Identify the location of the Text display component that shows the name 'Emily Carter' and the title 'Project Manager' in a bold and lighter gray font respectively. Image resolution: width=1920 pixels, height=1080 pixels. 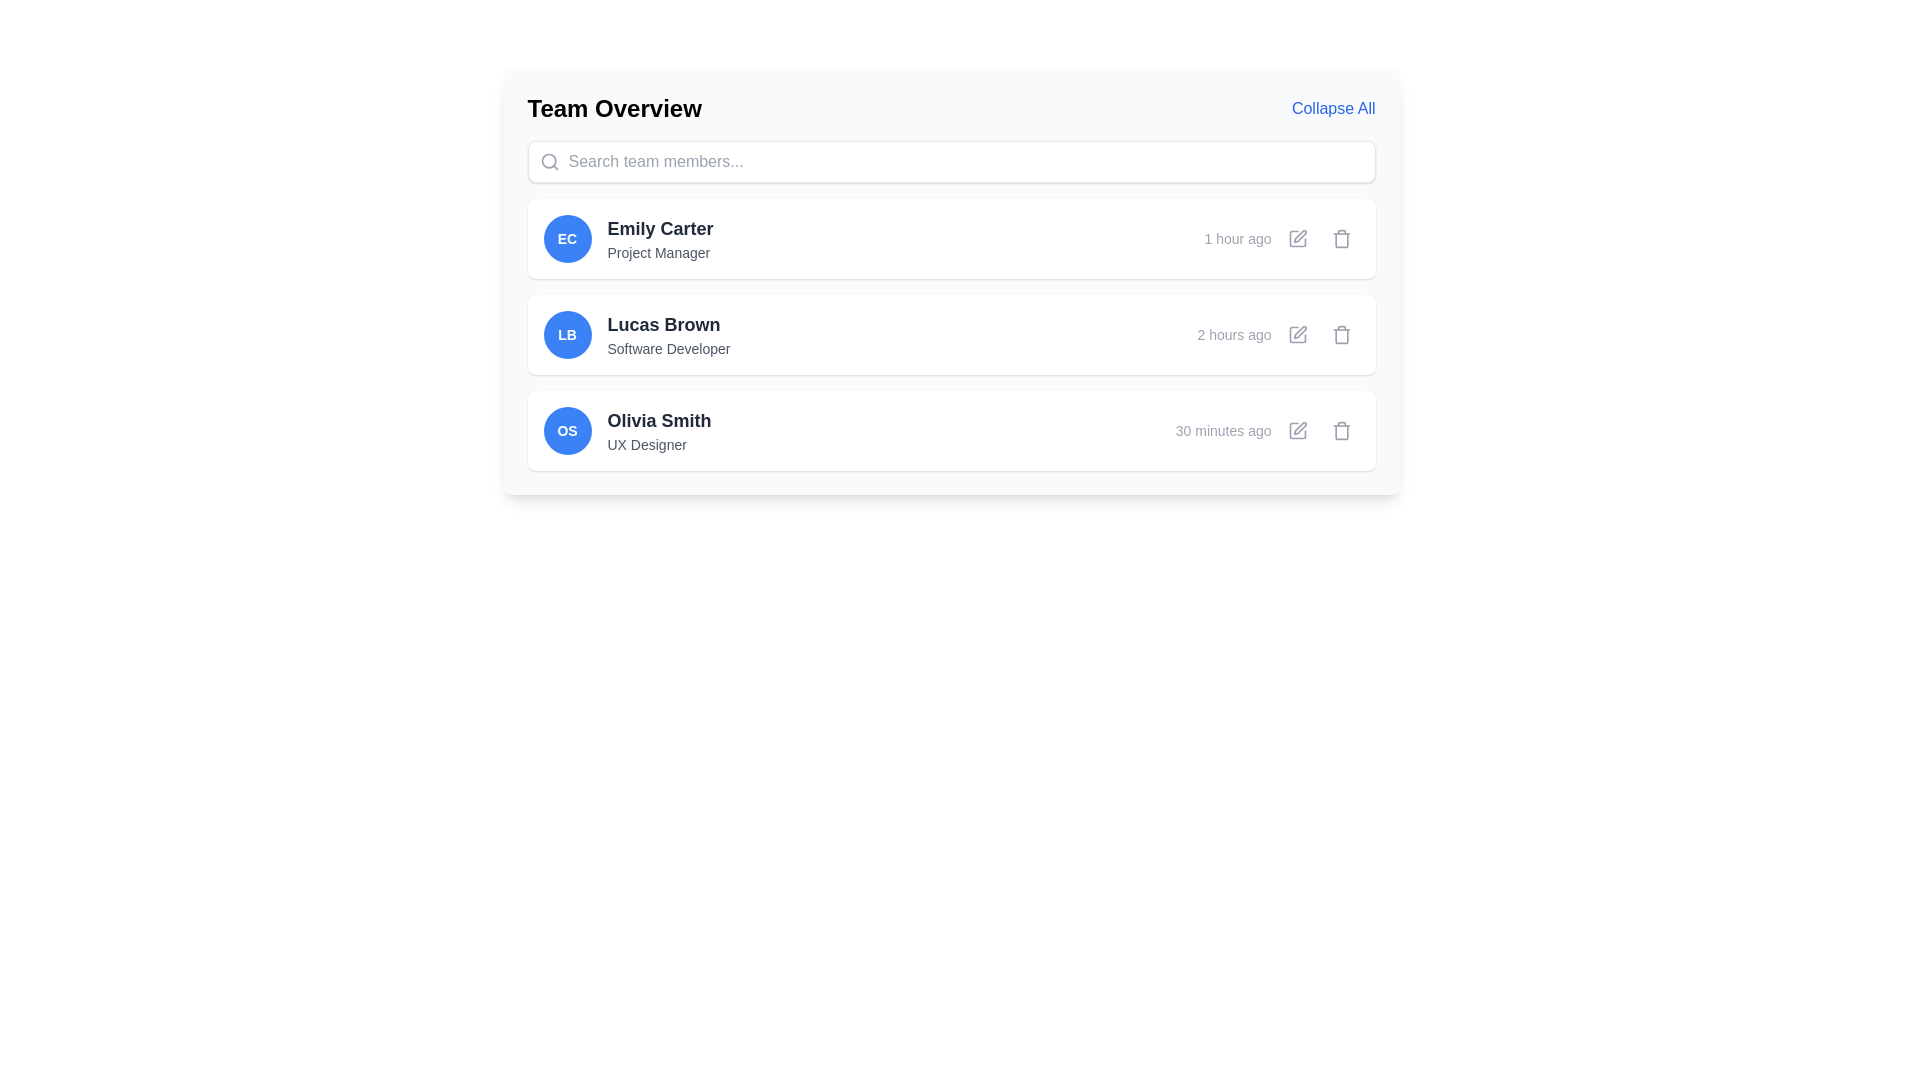
(660, 238).